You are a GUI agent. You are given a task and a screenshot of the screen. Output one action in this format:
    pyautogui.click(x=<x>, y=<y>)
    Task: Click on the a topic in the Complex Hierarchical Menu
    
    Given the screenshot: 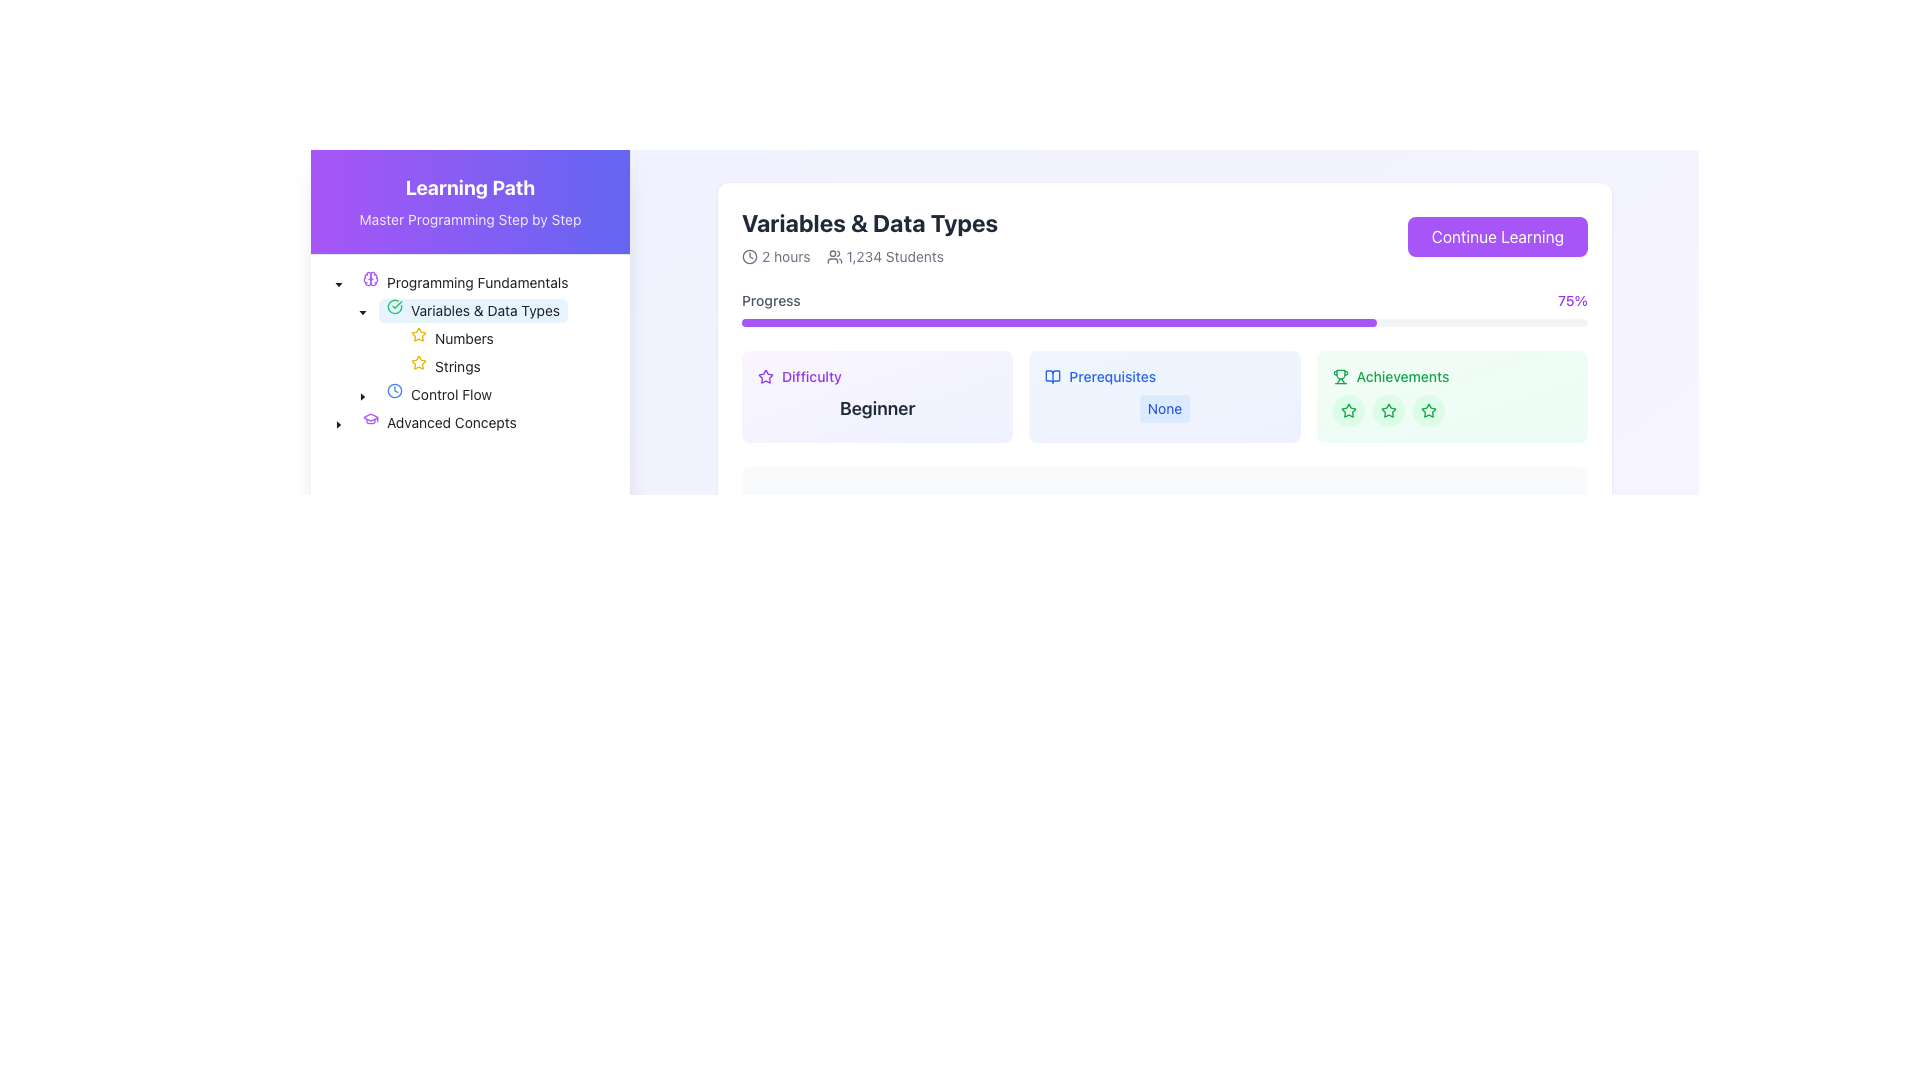 What is the action you would take?
    pyautogui.click(x=469, y=353)
    